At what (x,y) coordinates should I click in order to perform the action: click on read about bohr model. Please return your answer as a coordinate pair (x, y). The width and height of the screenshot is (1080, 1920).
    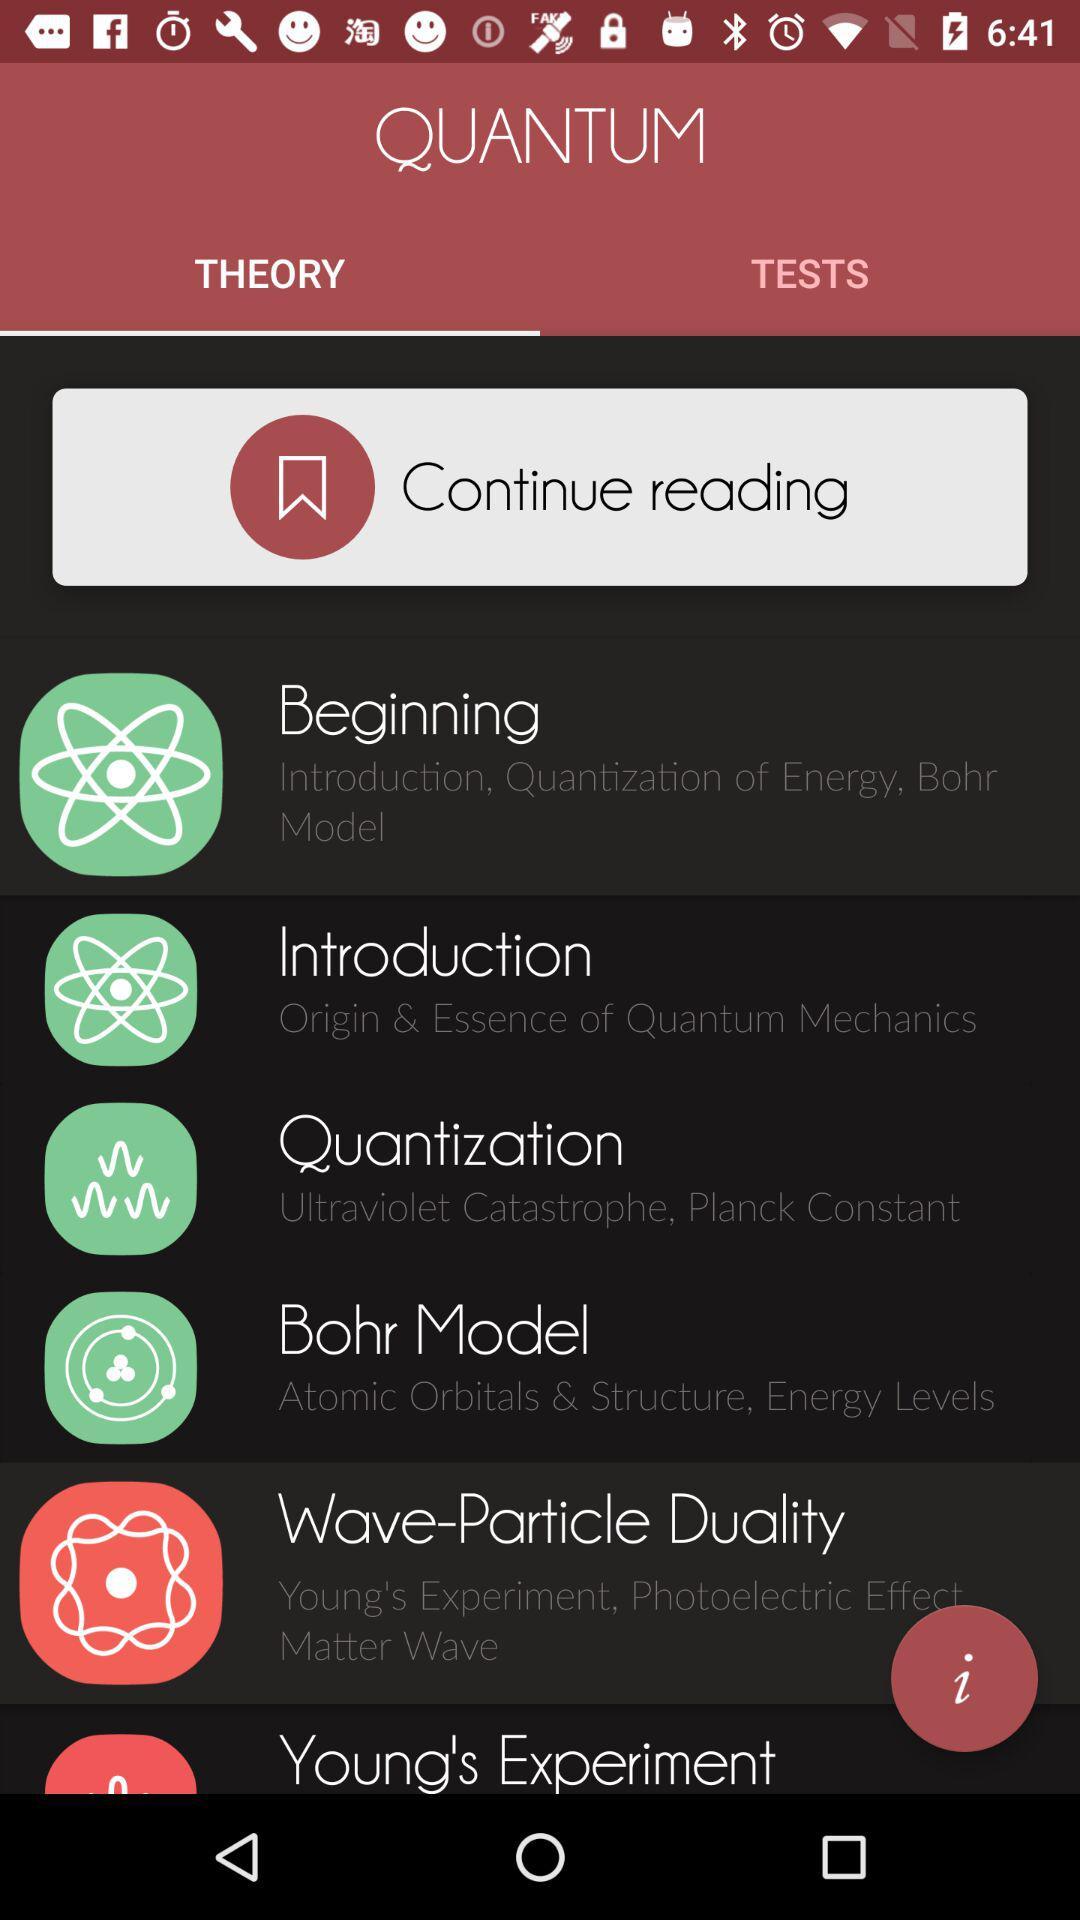
    Looking at the image, I should click on (120, 1367).